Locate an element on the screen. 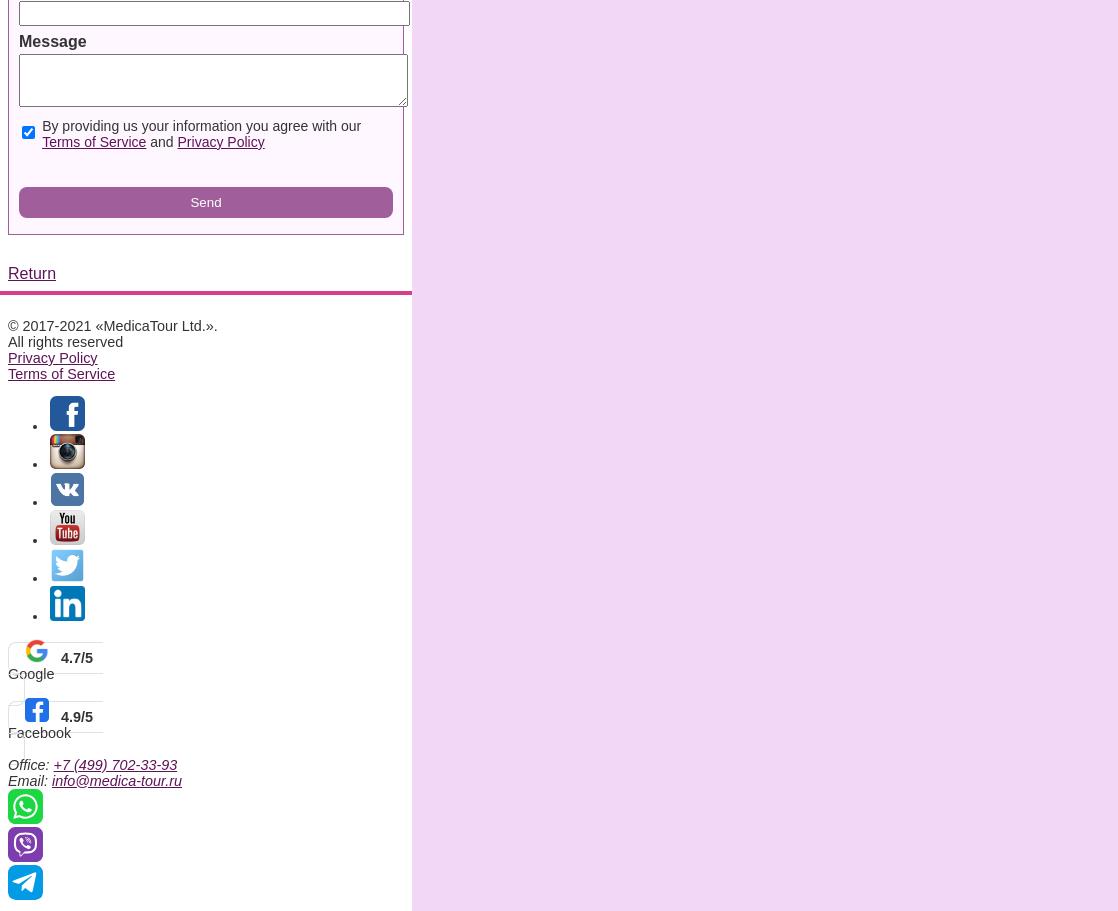 The image size is (1118, 911). '© 2017-2021 «MedicaTour Ltd.».' is located at coordinates (112, 324).